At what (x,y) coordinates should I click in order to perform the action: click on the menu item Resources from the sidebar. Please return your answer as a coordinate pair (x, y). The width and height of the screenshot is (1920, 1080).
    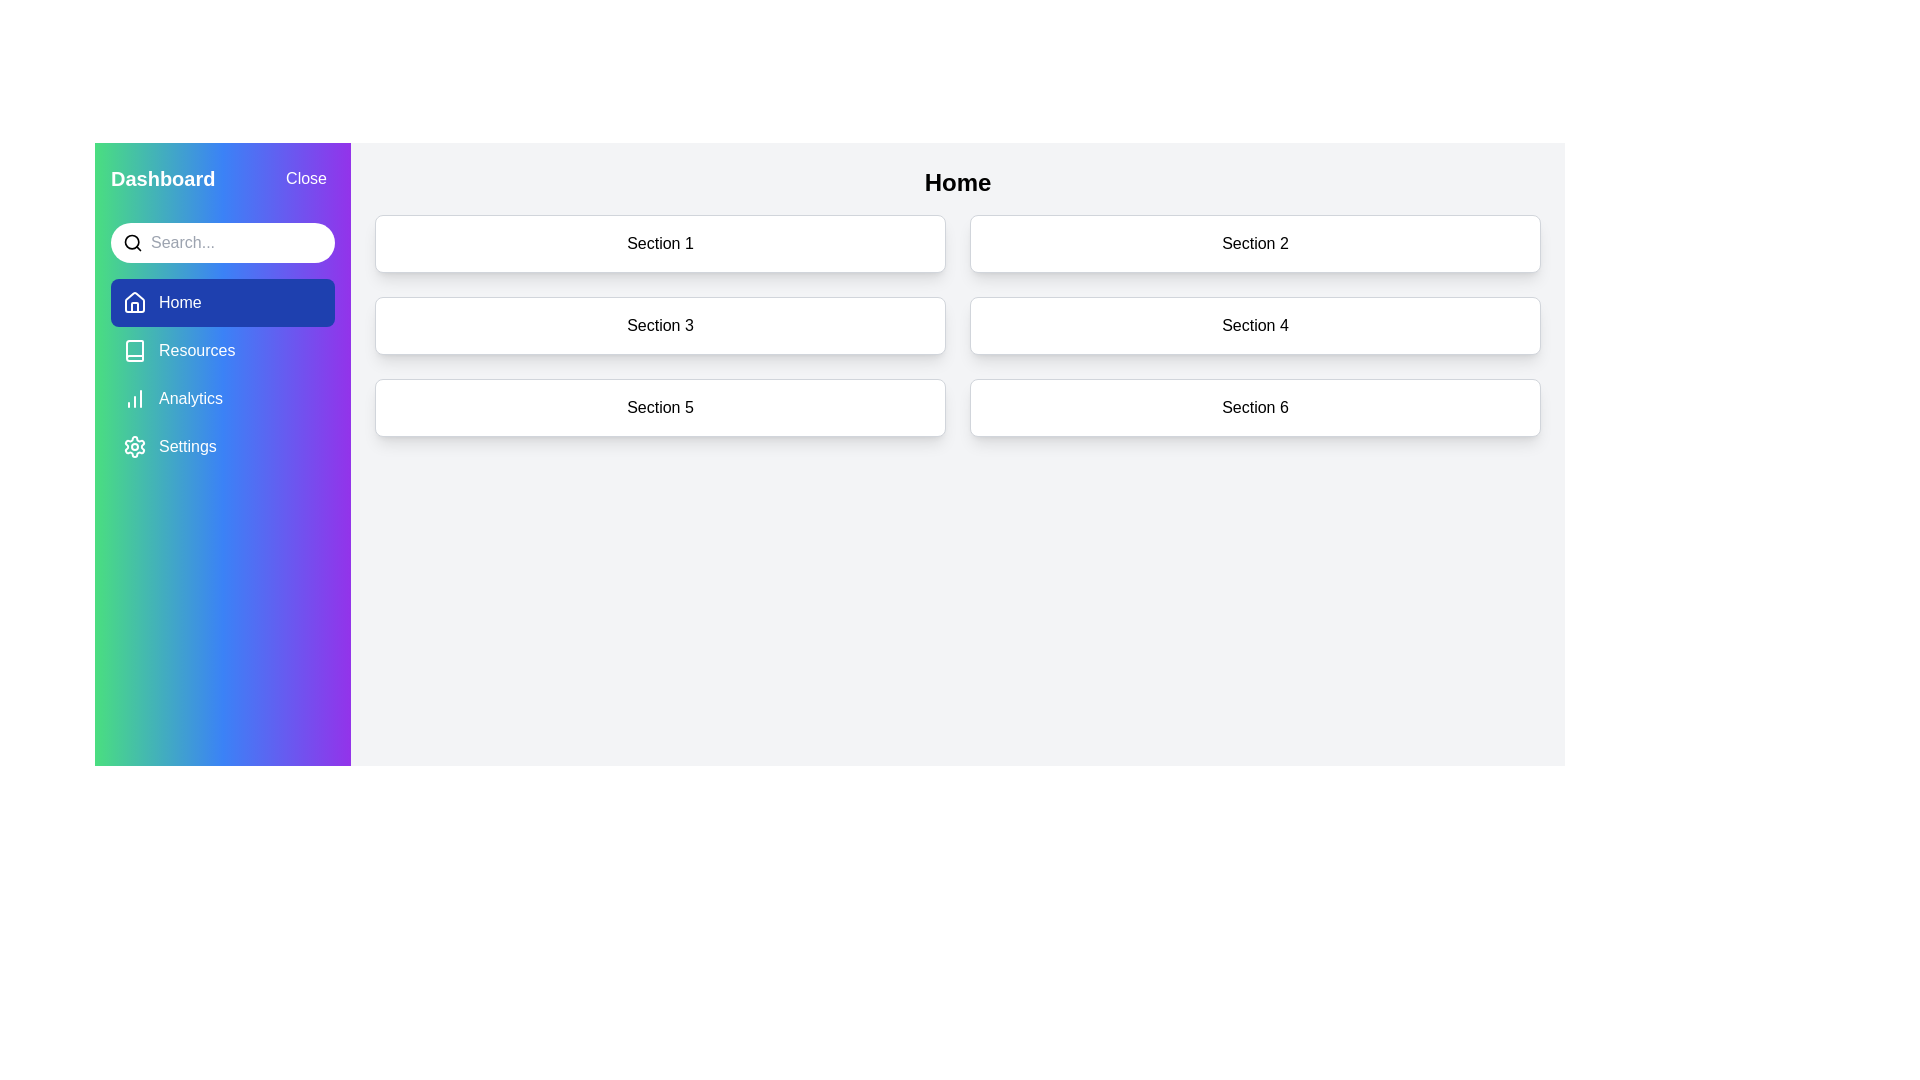
    Looking at the image, I should click on (222, 350).